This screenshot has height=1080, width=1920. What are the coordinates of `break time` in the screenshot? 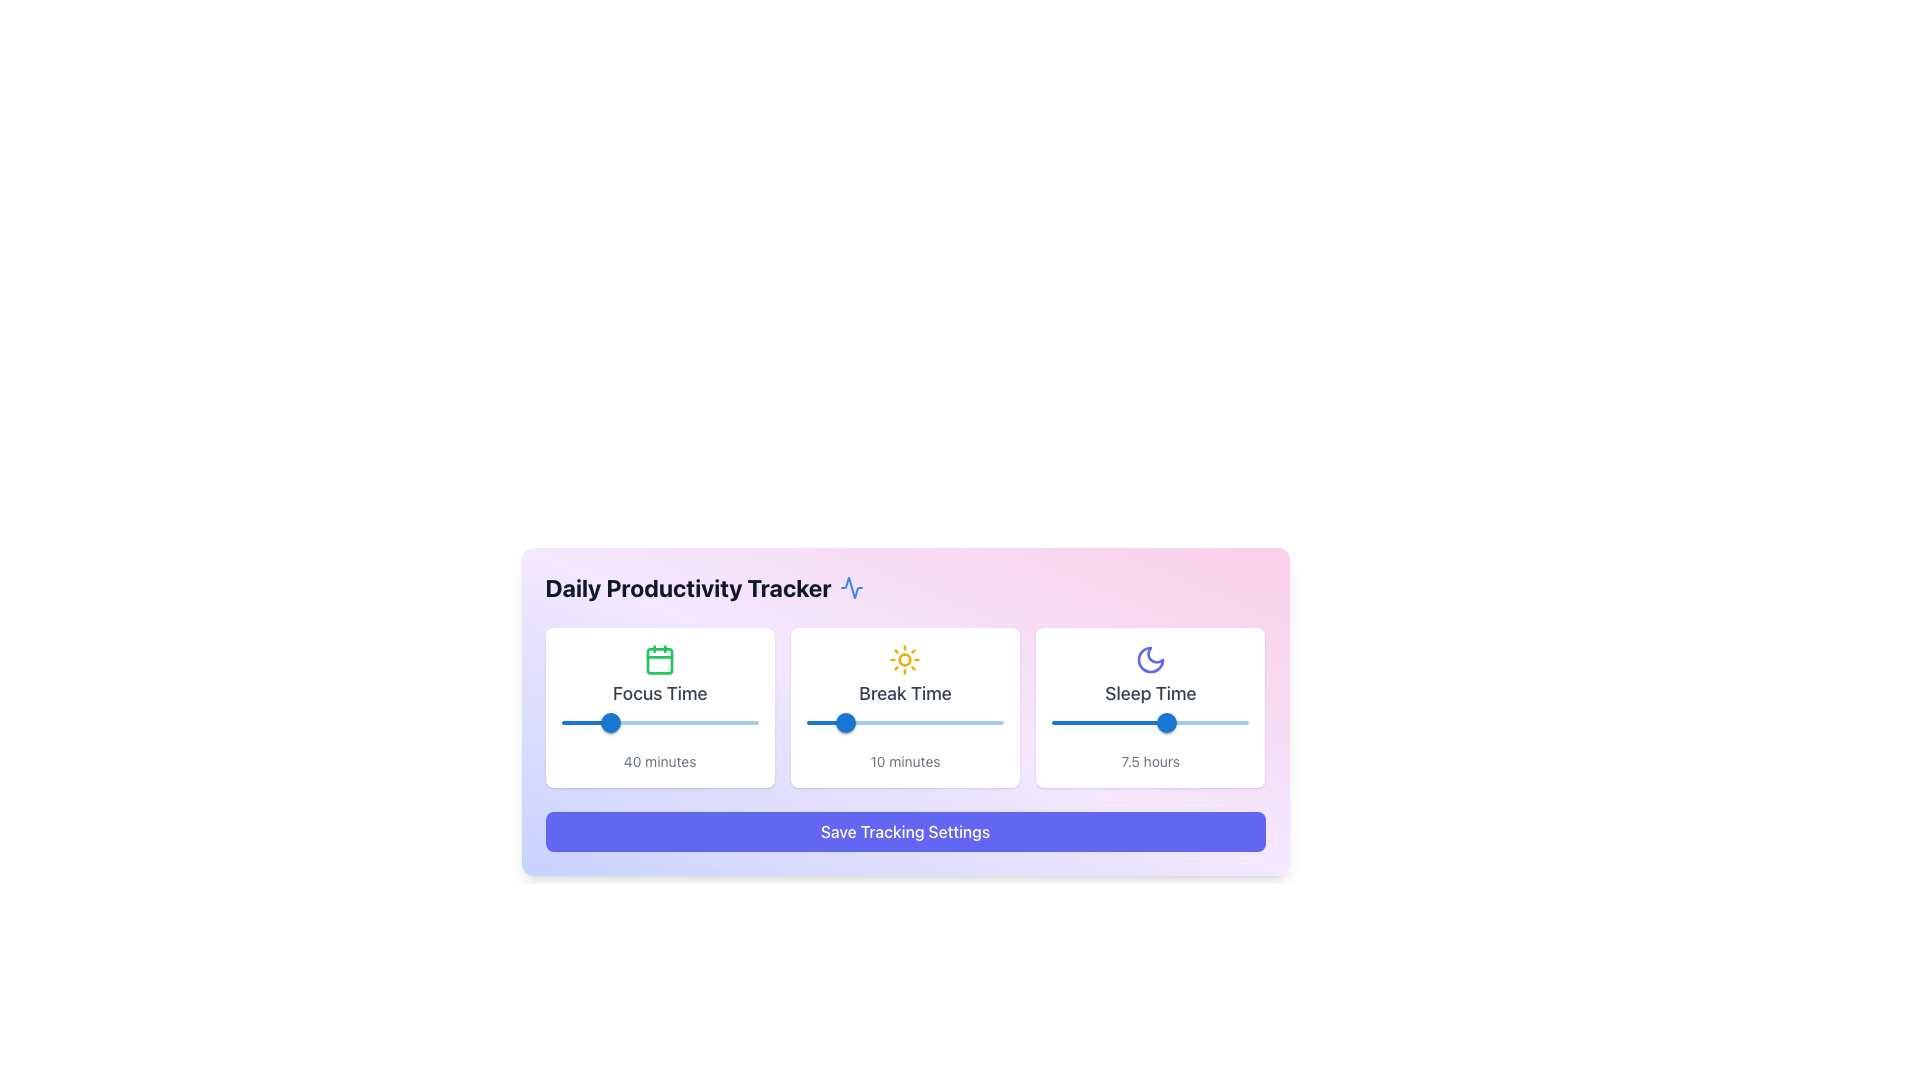 It's located at (942, 722).